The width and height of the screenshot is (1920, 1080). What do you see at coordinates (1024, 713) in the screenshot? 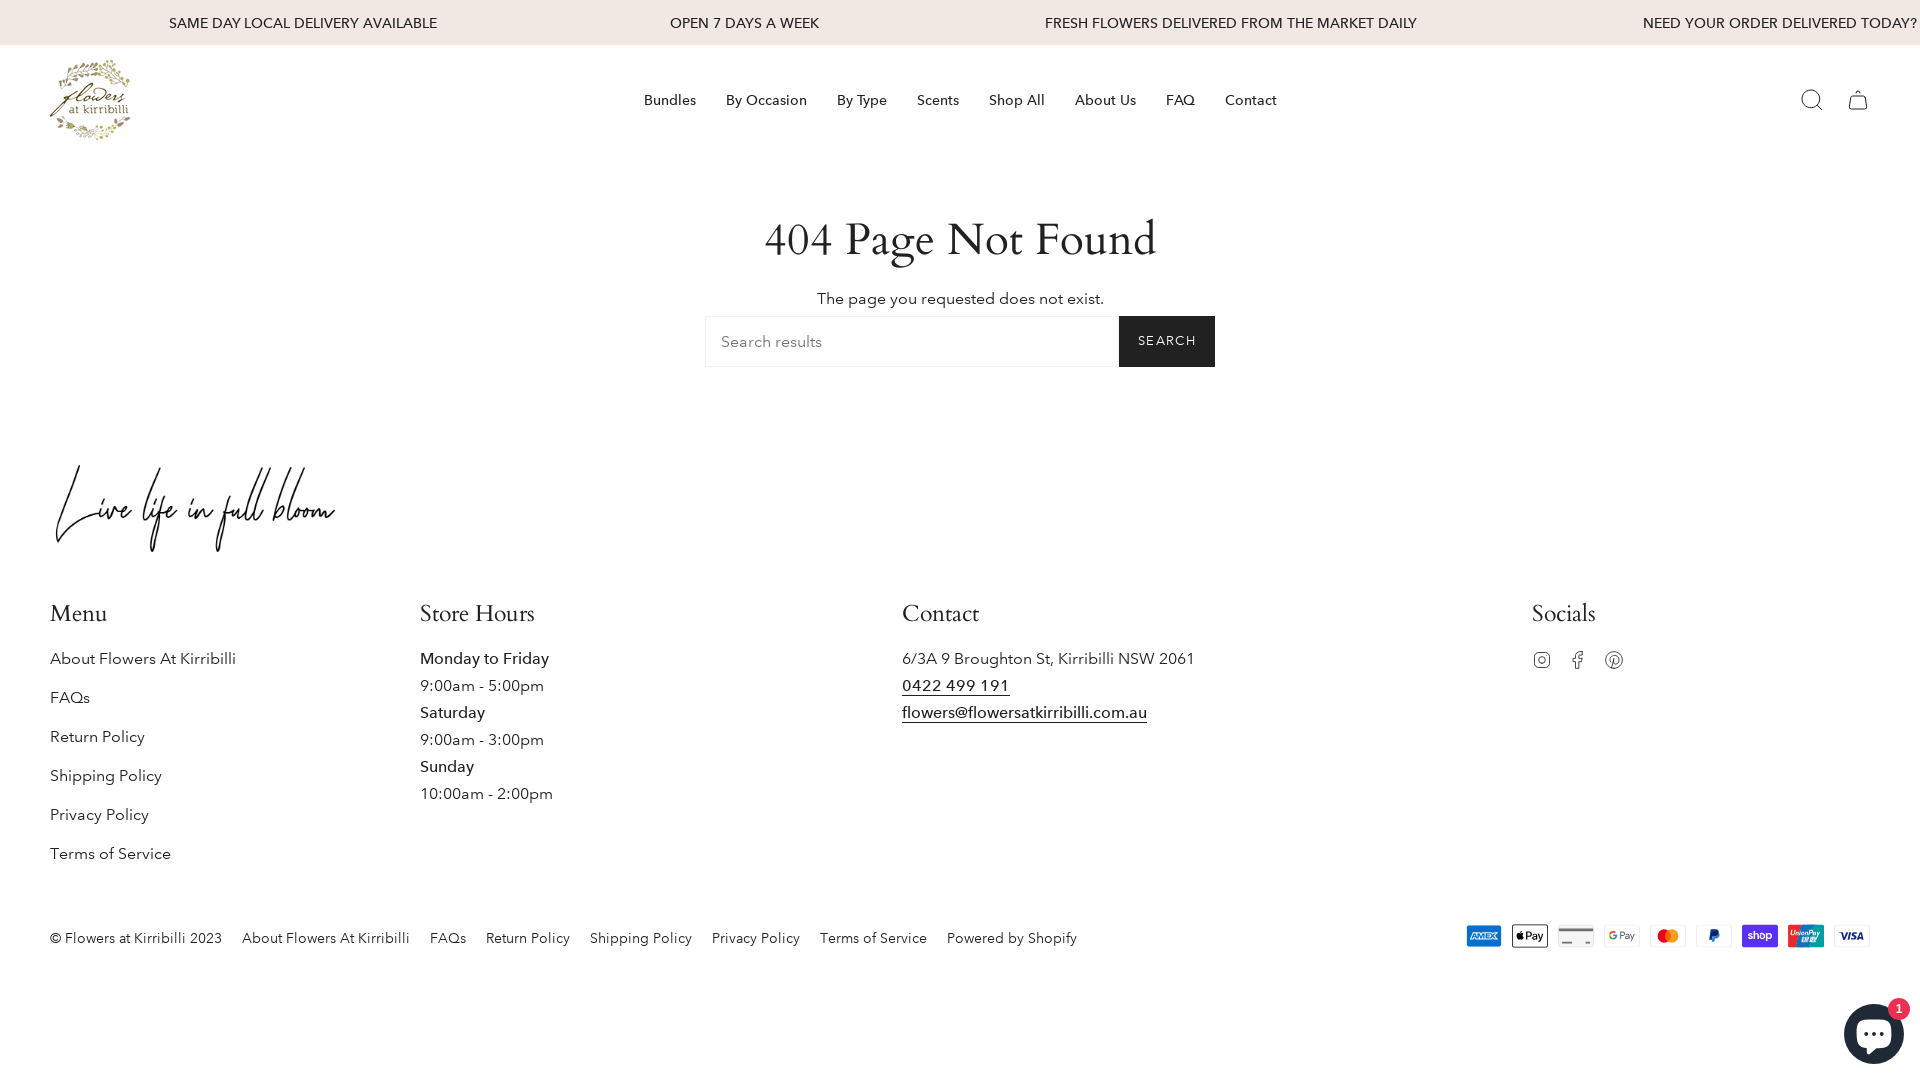
I see `'flowers@flowersatkirribilli.com.au'` at bounding box center [1024, 713].